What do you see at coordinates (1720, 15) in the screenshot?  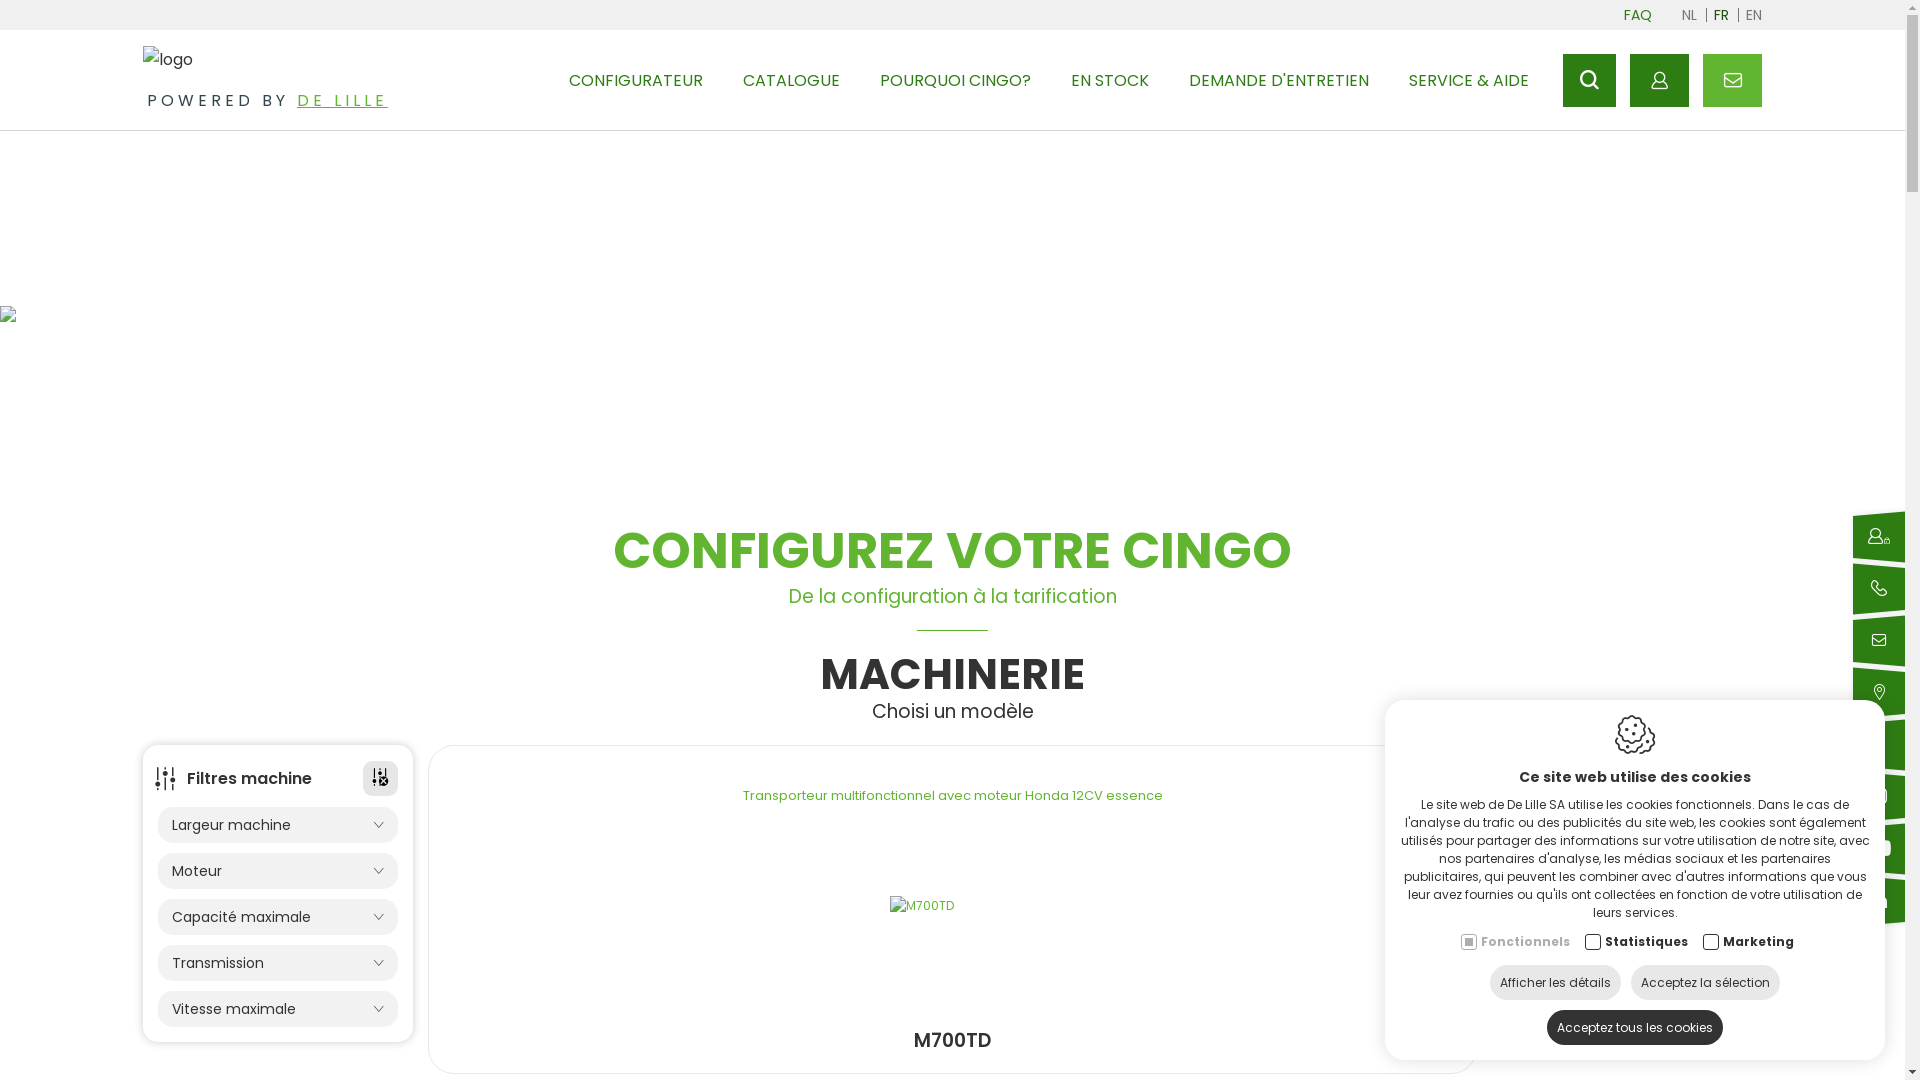 I see `'FR'` at bounding box center [1720, 15].